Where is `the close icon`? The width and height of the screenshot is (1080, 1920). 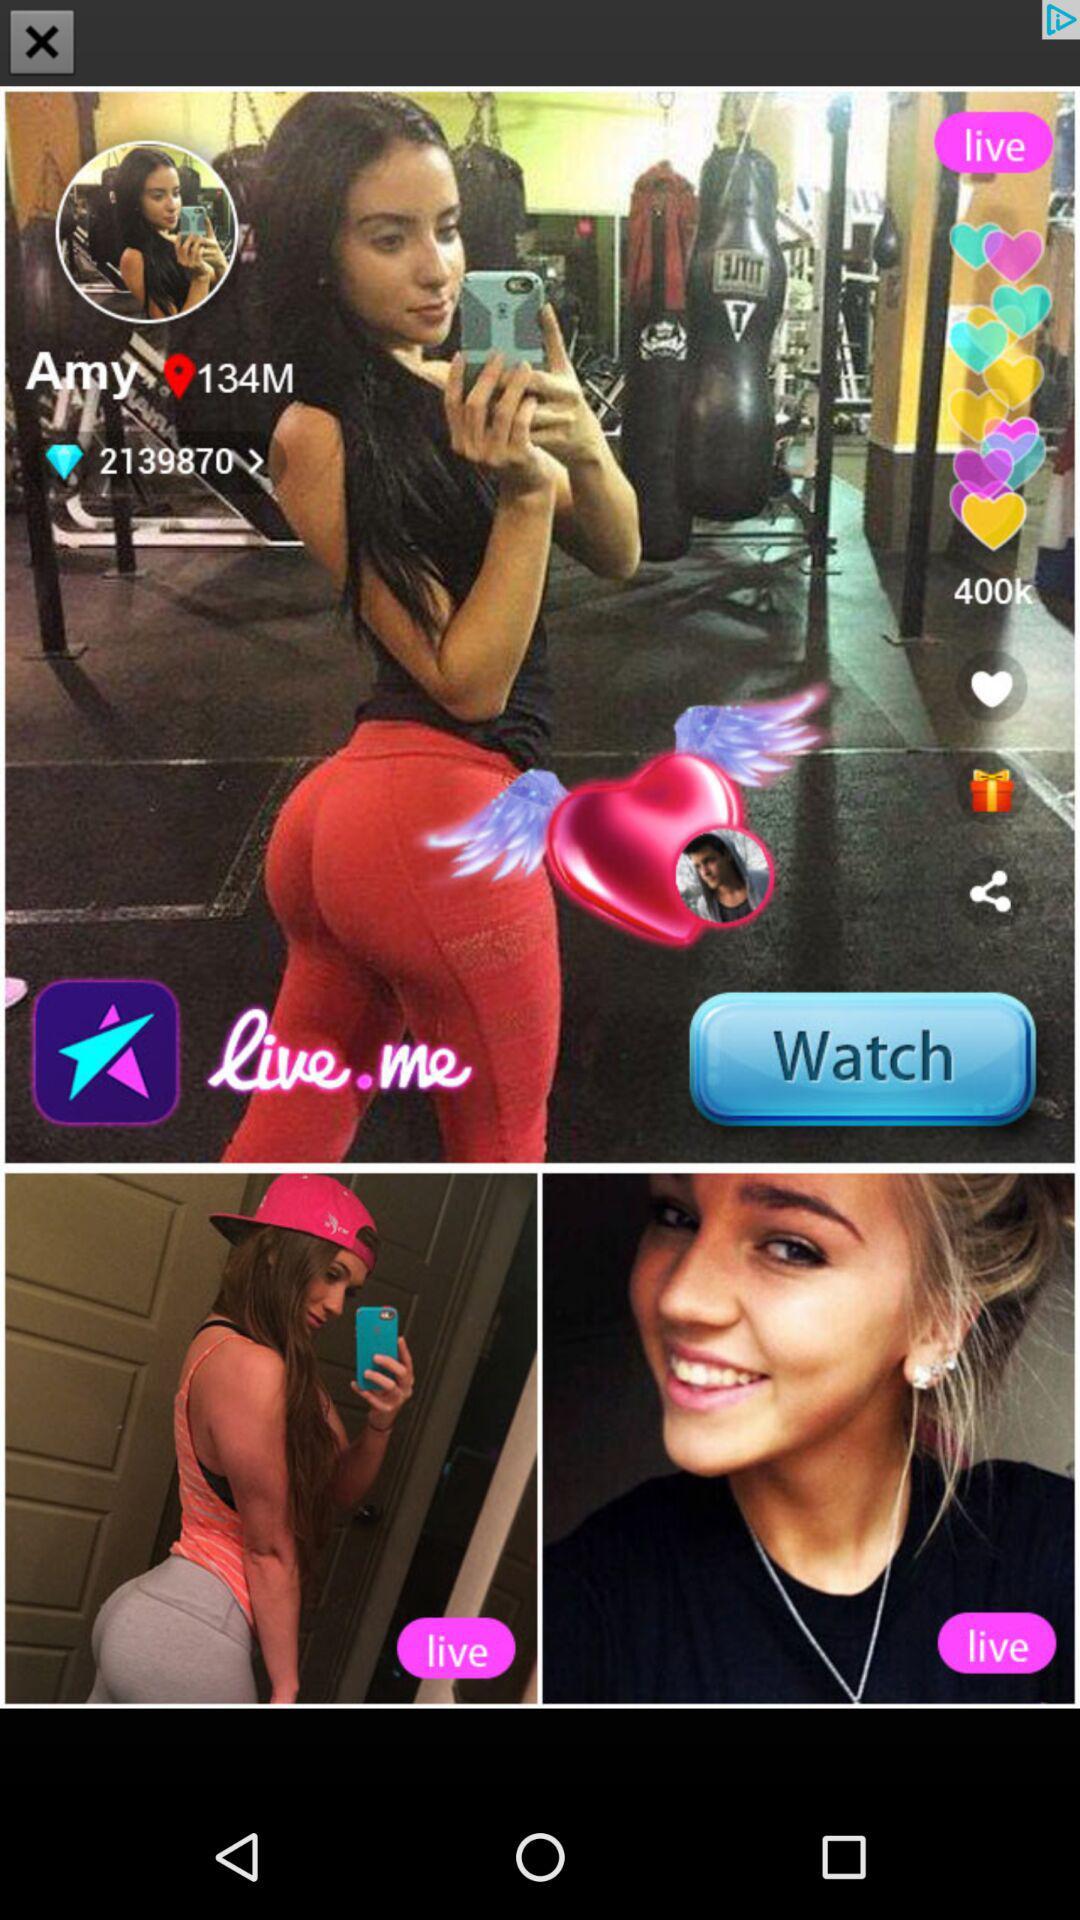
the close icon is located at coordinates (42, 44).